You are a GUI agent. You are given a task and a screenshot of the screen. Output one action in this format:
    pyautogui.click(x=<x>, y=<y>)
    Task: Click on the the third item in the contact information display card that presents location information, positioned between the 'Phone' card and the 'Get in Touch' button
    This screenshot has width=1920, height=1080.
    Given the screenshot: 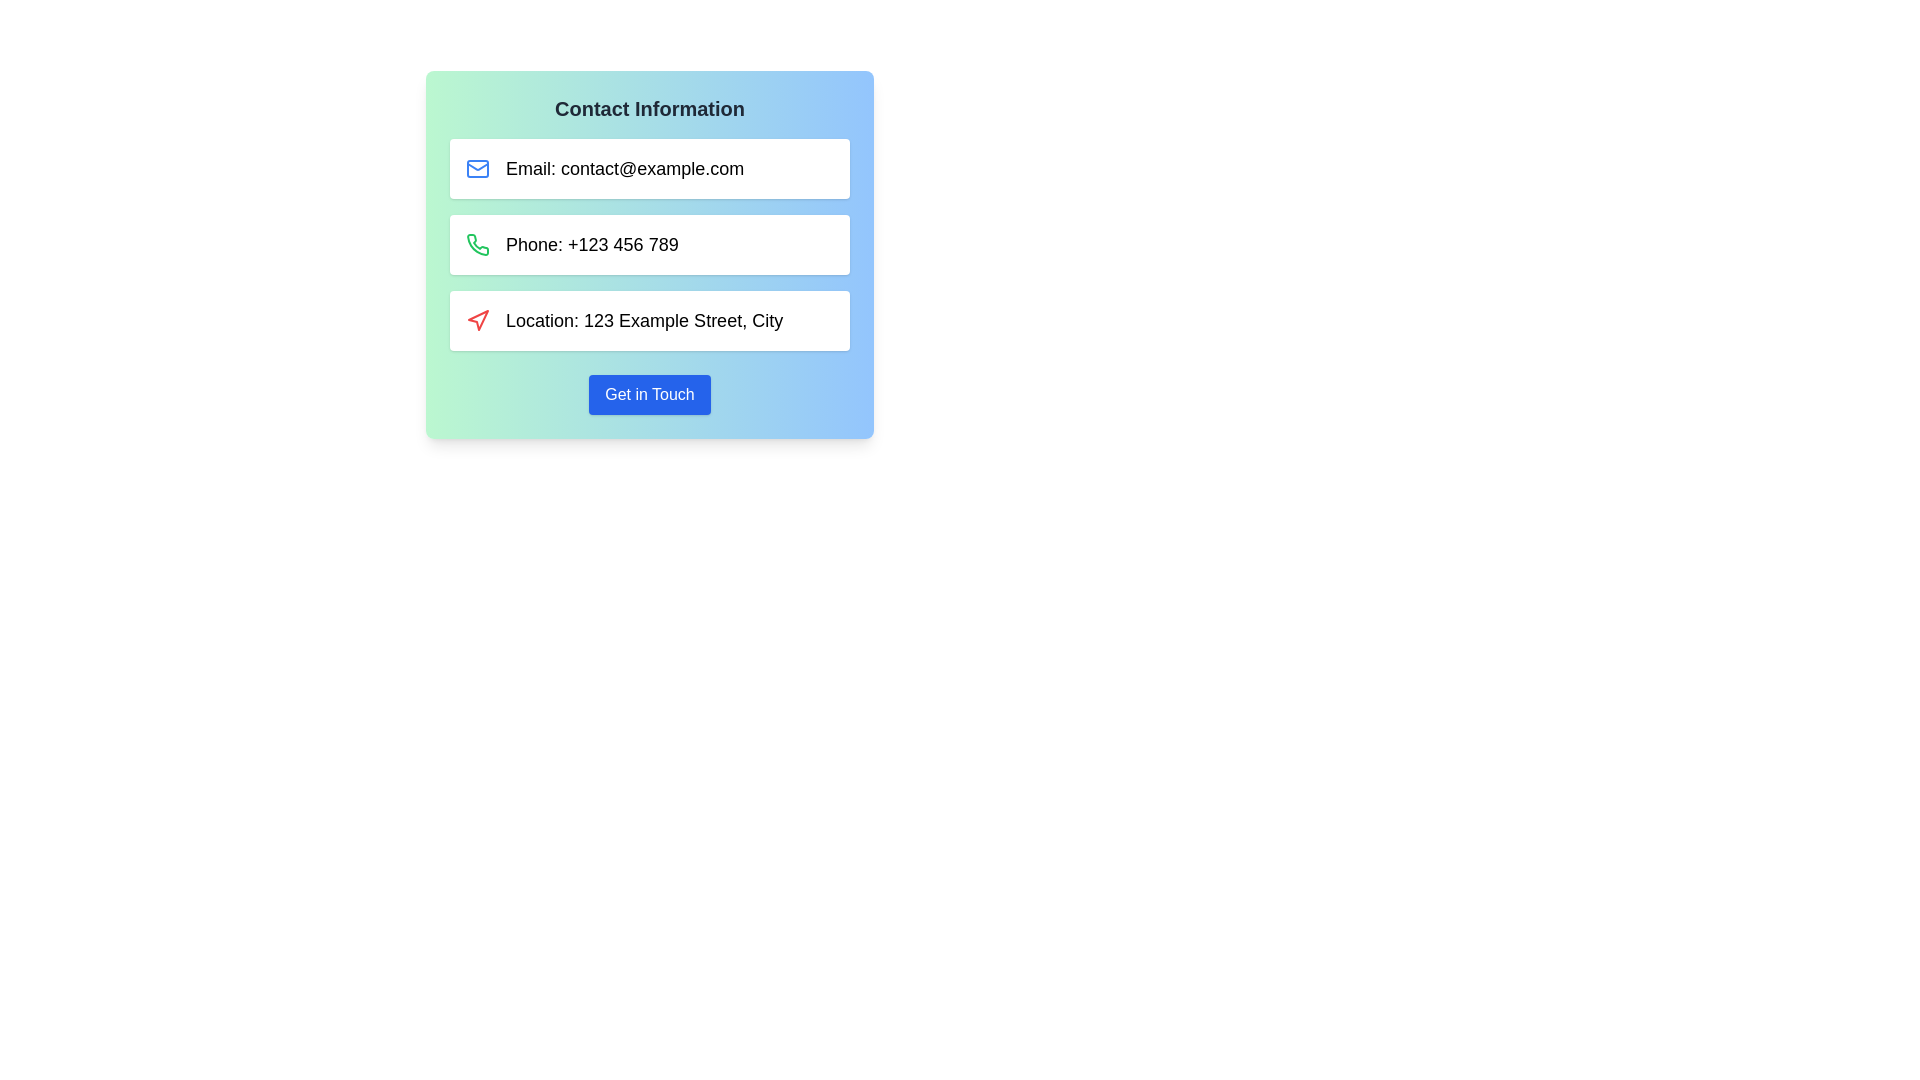 What is the action you would take?
    pyautogui.click(x=649, y=319)
    